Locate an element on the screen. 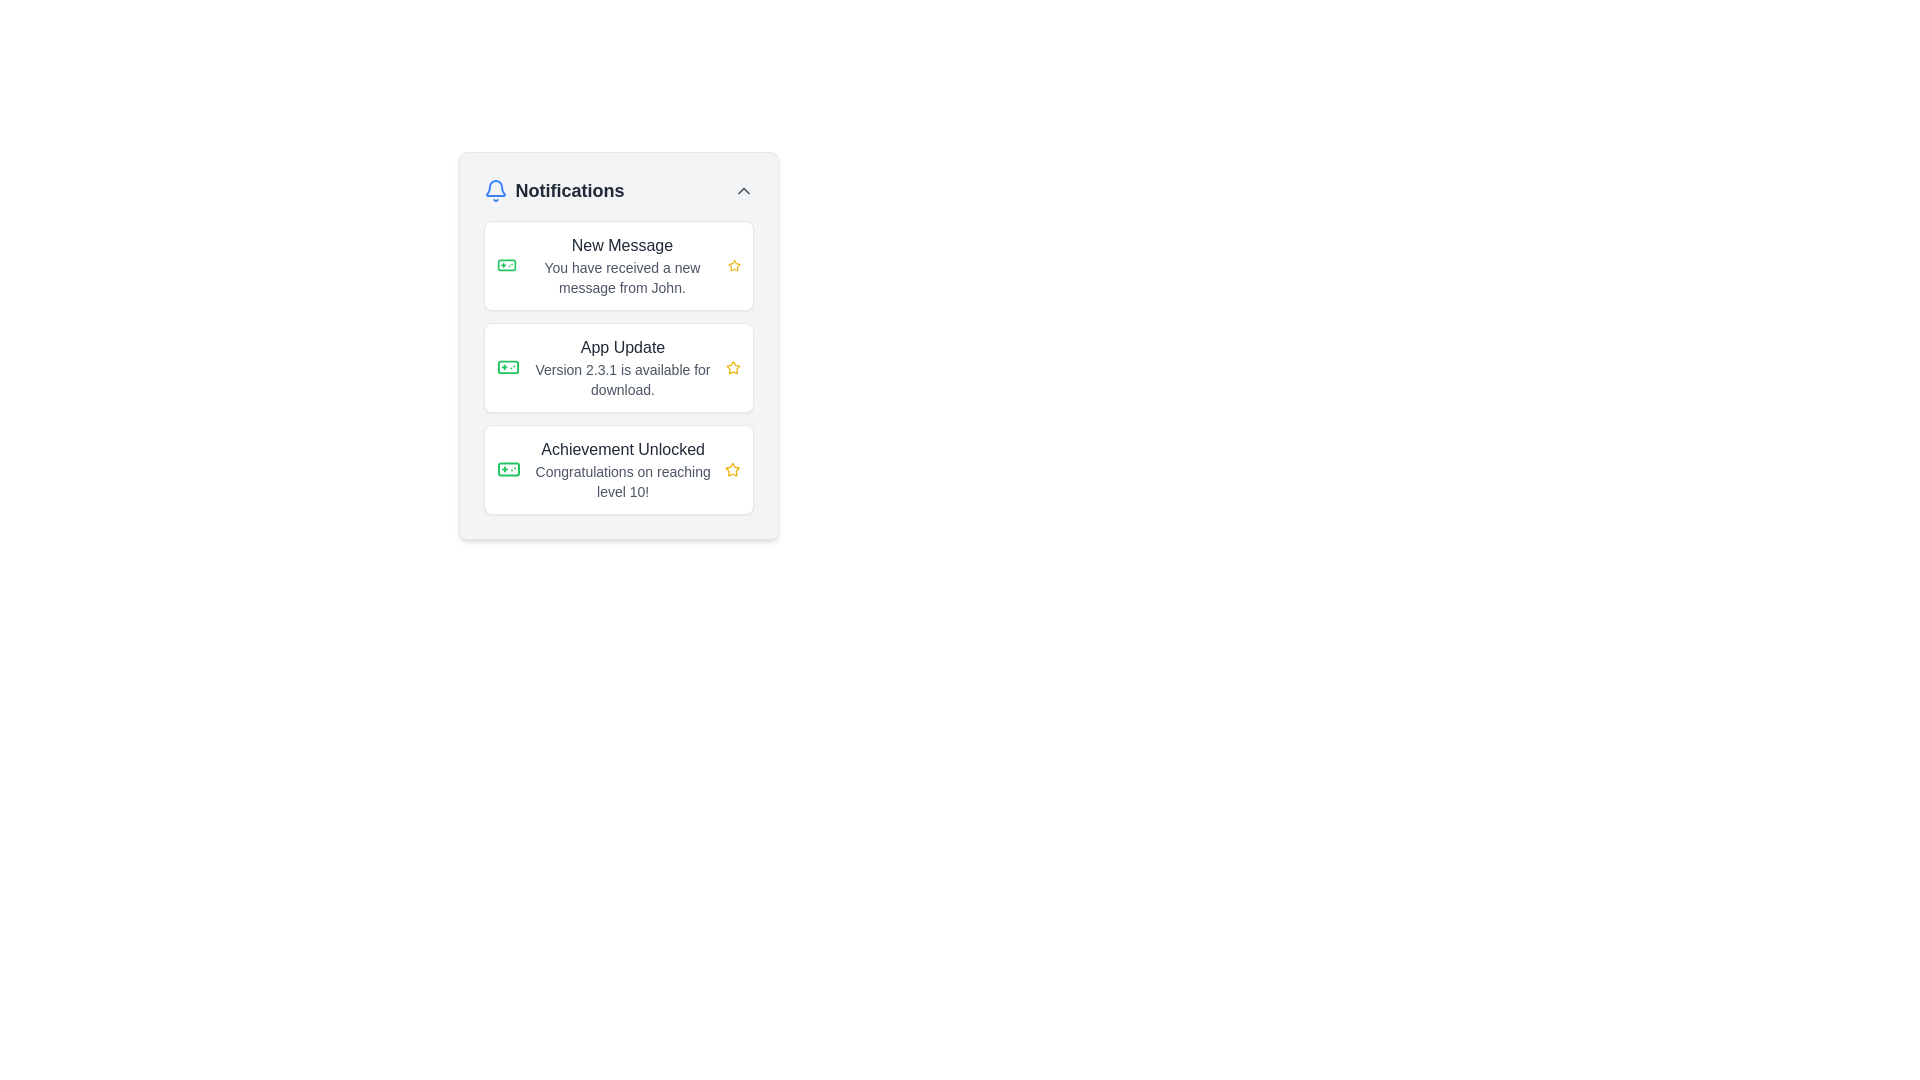  the text label that serves as the title for the third notification entry, located above the text 'Congratulations on reaching level 10!' is located at coordinates (622, 450).